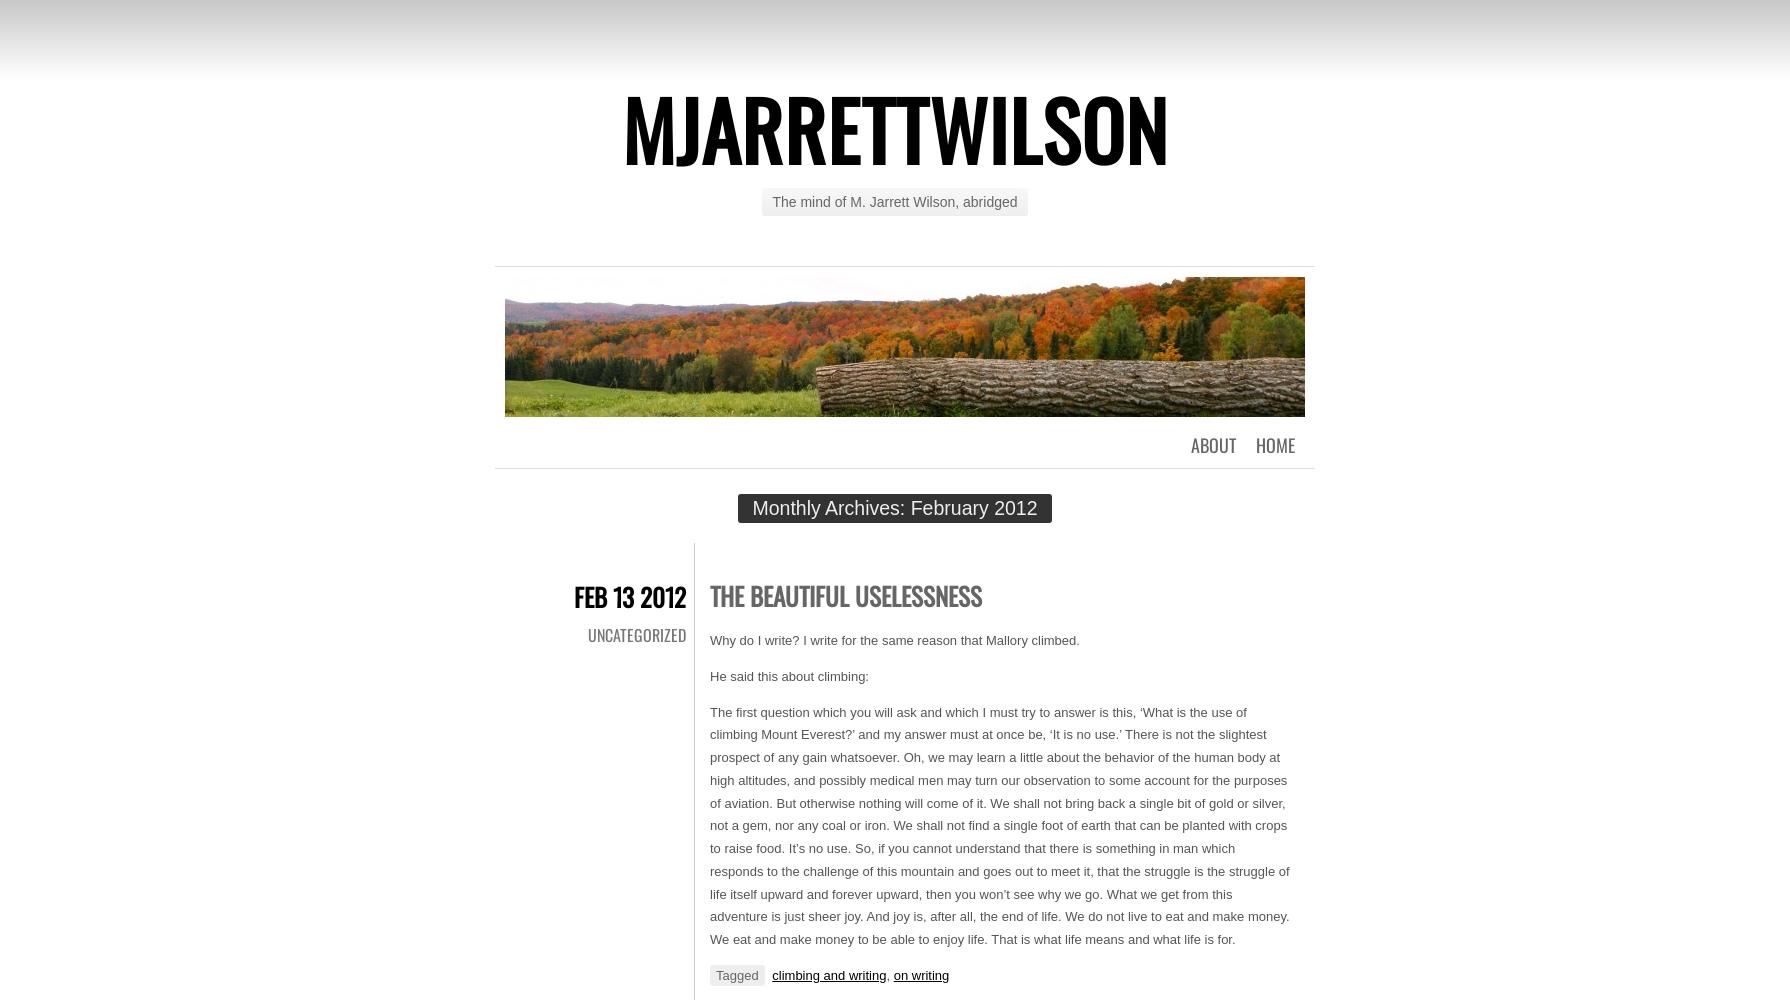 The width and height of the screenshot is (1790, 1000). What do you see at coordinates (844, 594) in the screenshot?
I see `'The Beautiful Uselessness'` at bounding box center [844, 594].